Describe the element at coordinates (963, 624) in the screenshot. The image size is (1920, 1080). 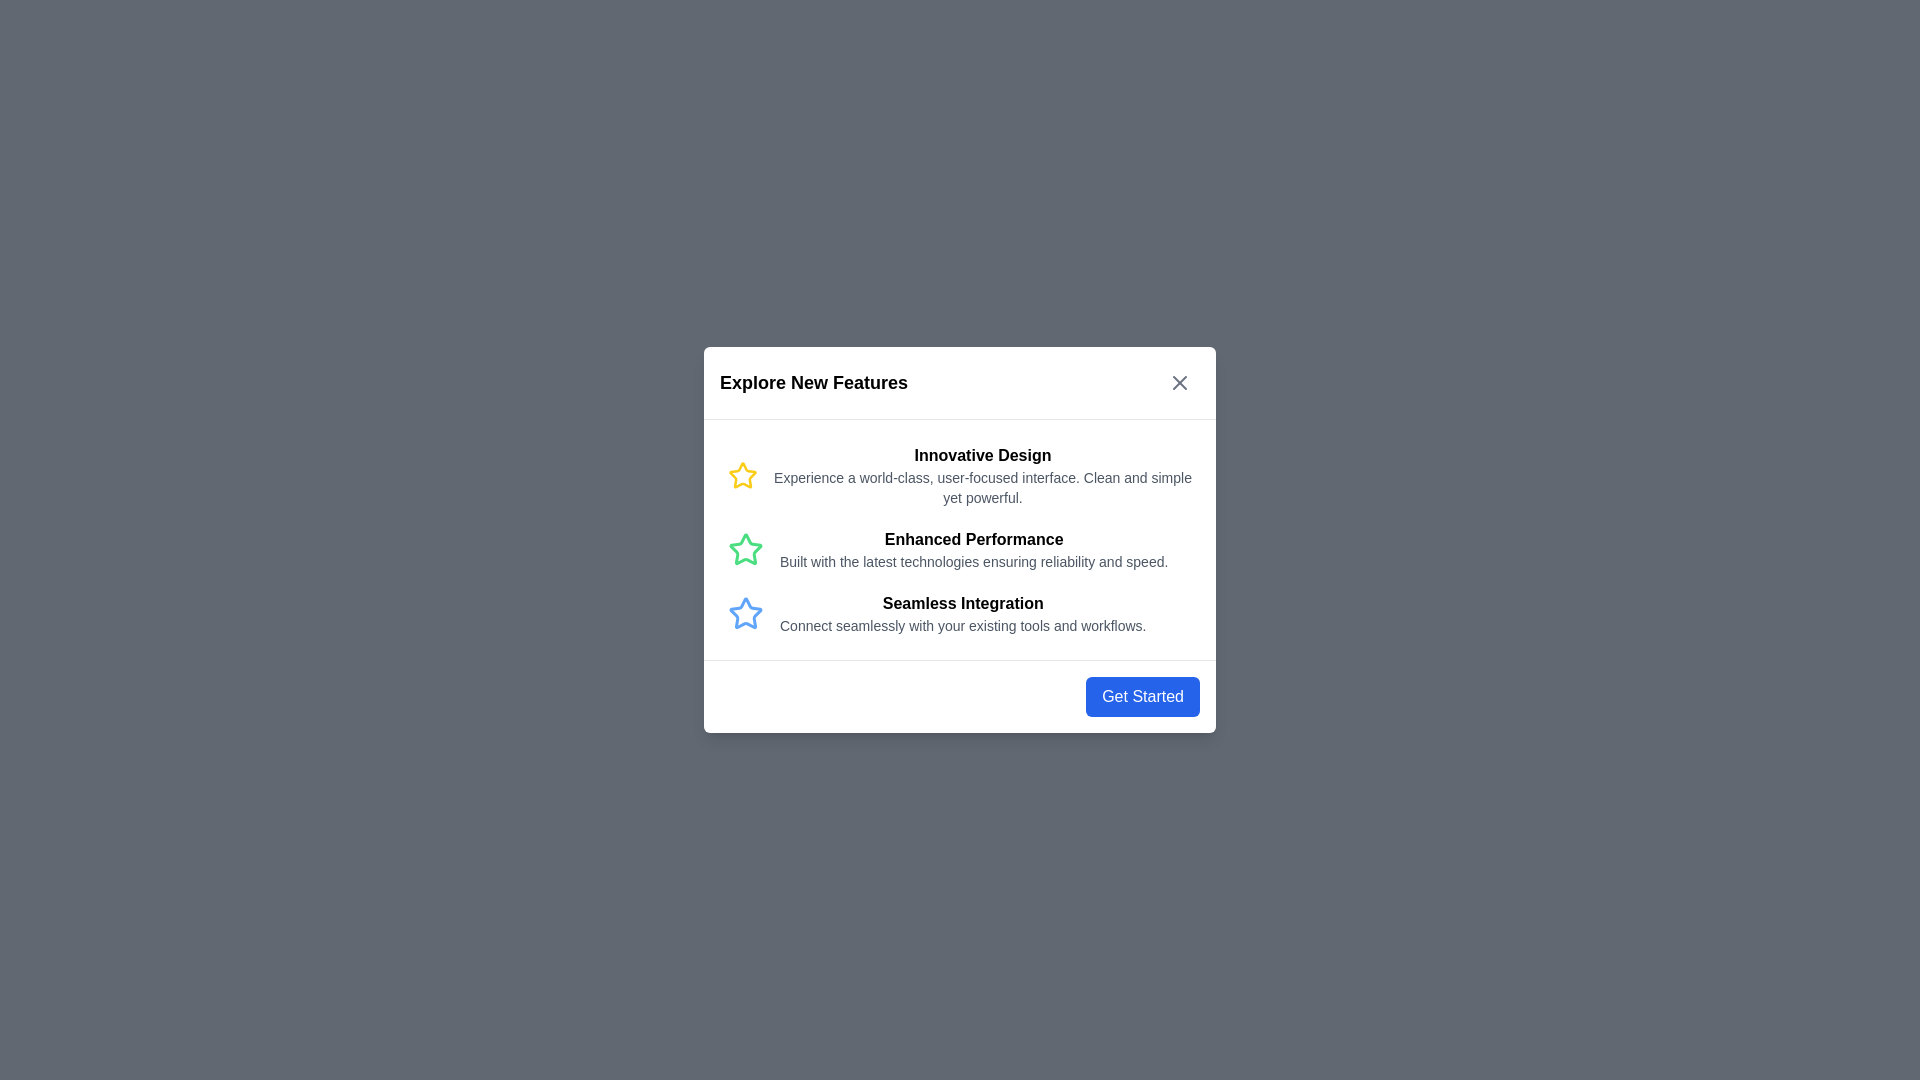
I see `the Text label located below the title 'Seamless Integration' within the modal box that describes feature details` at that location.